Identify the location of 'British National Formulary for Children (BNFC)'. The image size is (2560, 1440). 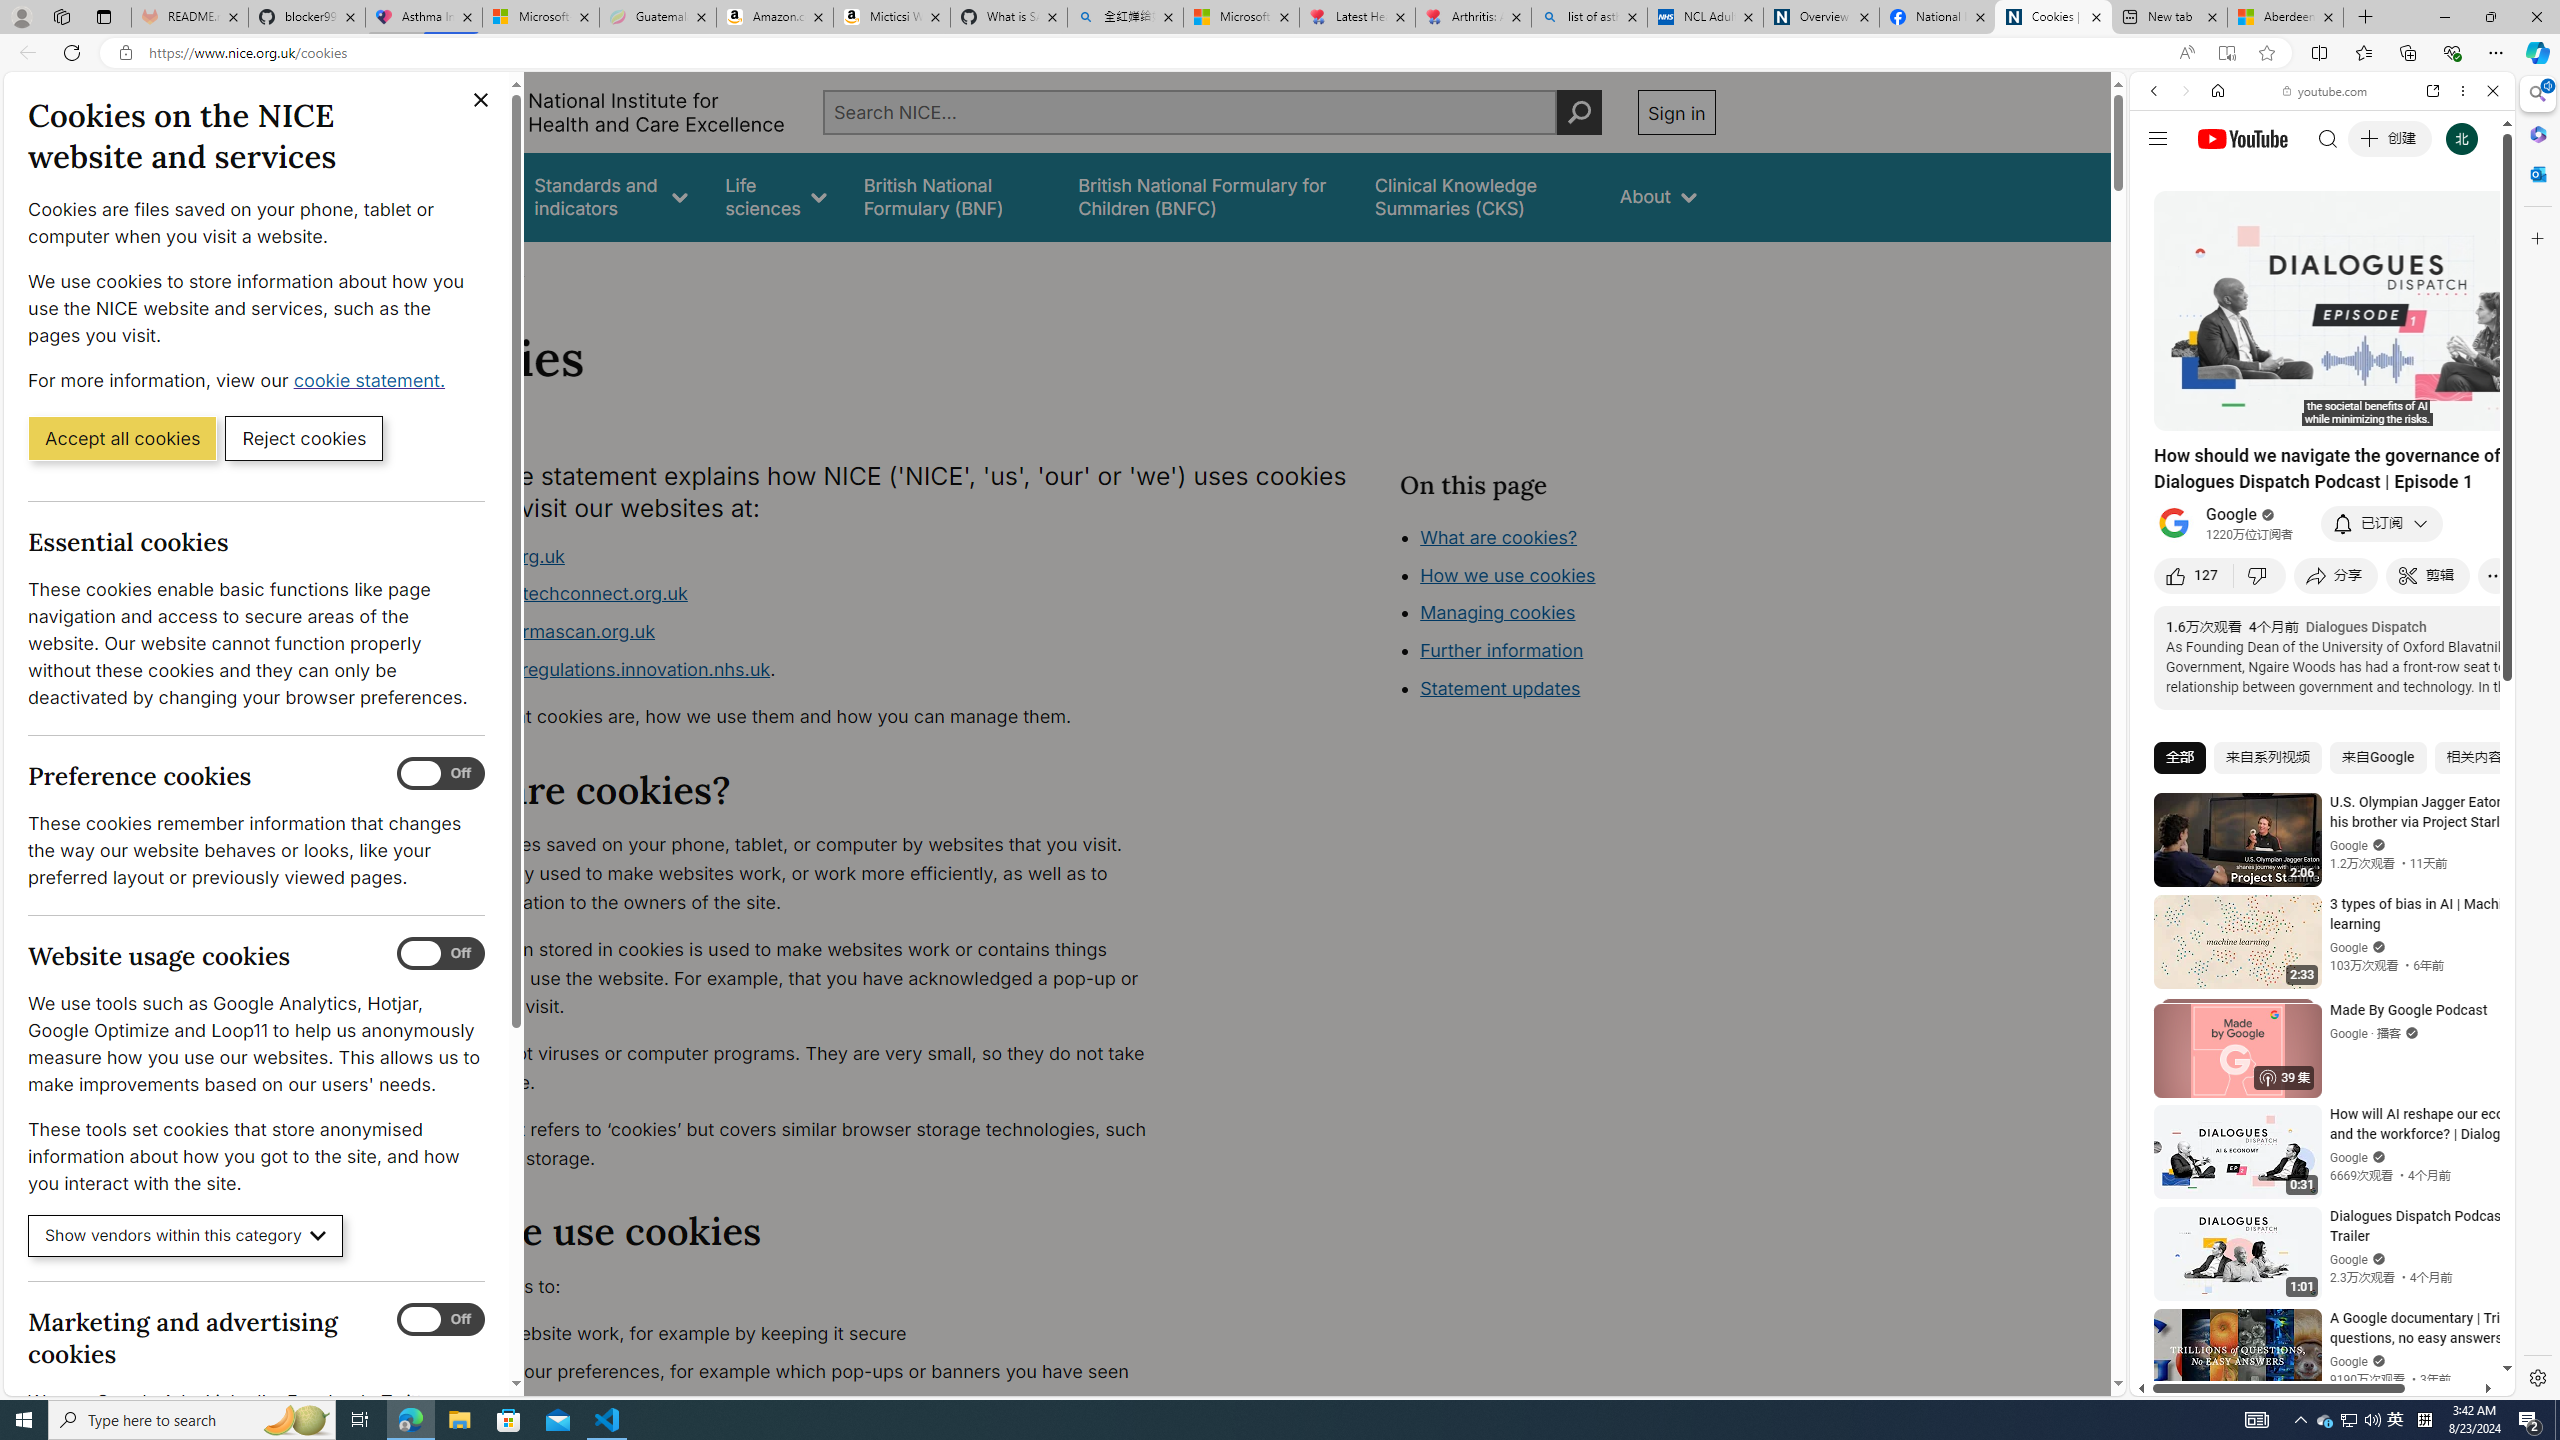
(1207, 196).